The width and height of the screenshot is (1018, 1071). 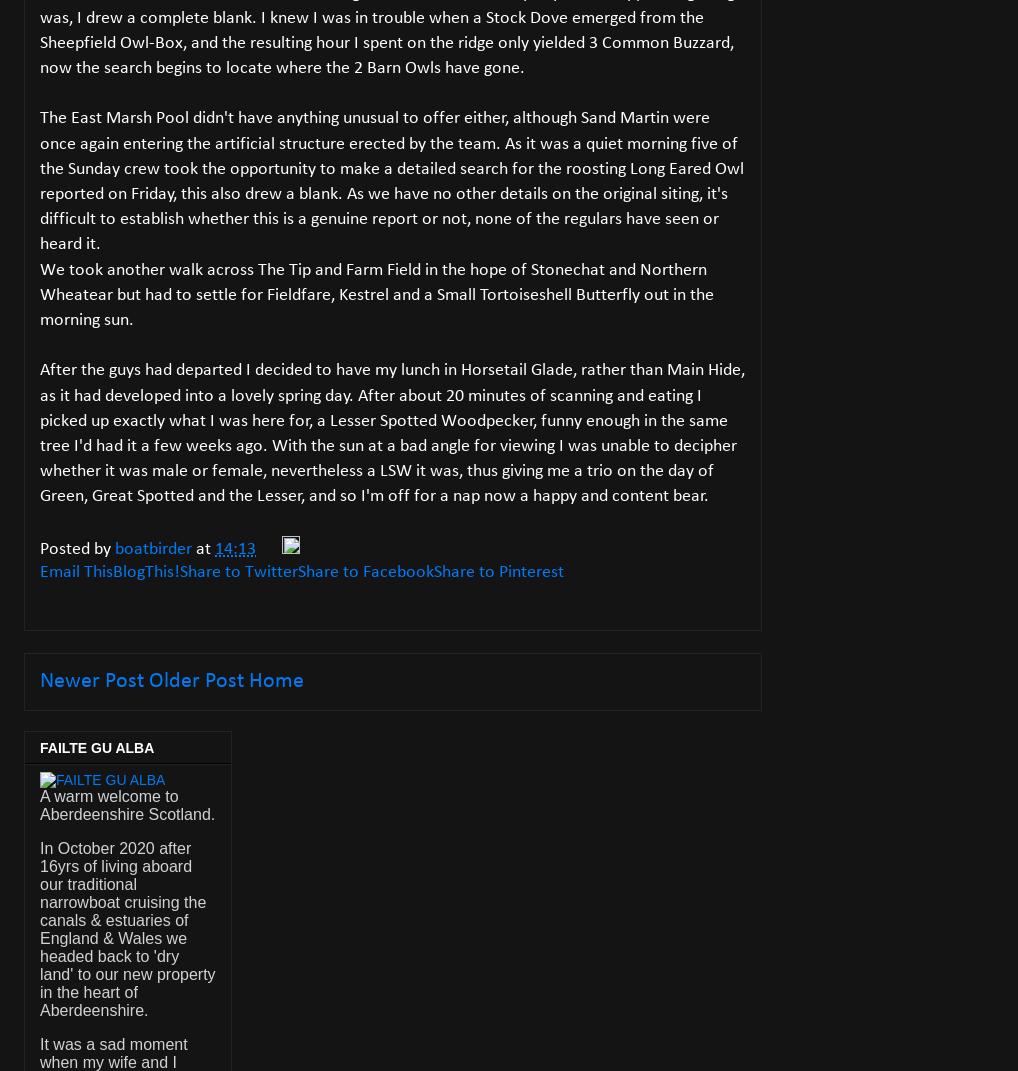 What do you see at coordinates (392, 180) in the screenshot?
I see `'The East Marsh Pool didn't have anything unusual to offer either, although Sand Martin were once again entering the artificial structure erected by the team. As it was a quiet morning five of the Sunday crew took the opportunity to make a detailed search for the roosting Long Eared Owl reported on Friday, this also drew a blank. As we have no other details on the original siting, it's difficult to establish whether this is a genuine report or not, none of the regulars have seen or heard it.'` at bounding box center [392, 180].